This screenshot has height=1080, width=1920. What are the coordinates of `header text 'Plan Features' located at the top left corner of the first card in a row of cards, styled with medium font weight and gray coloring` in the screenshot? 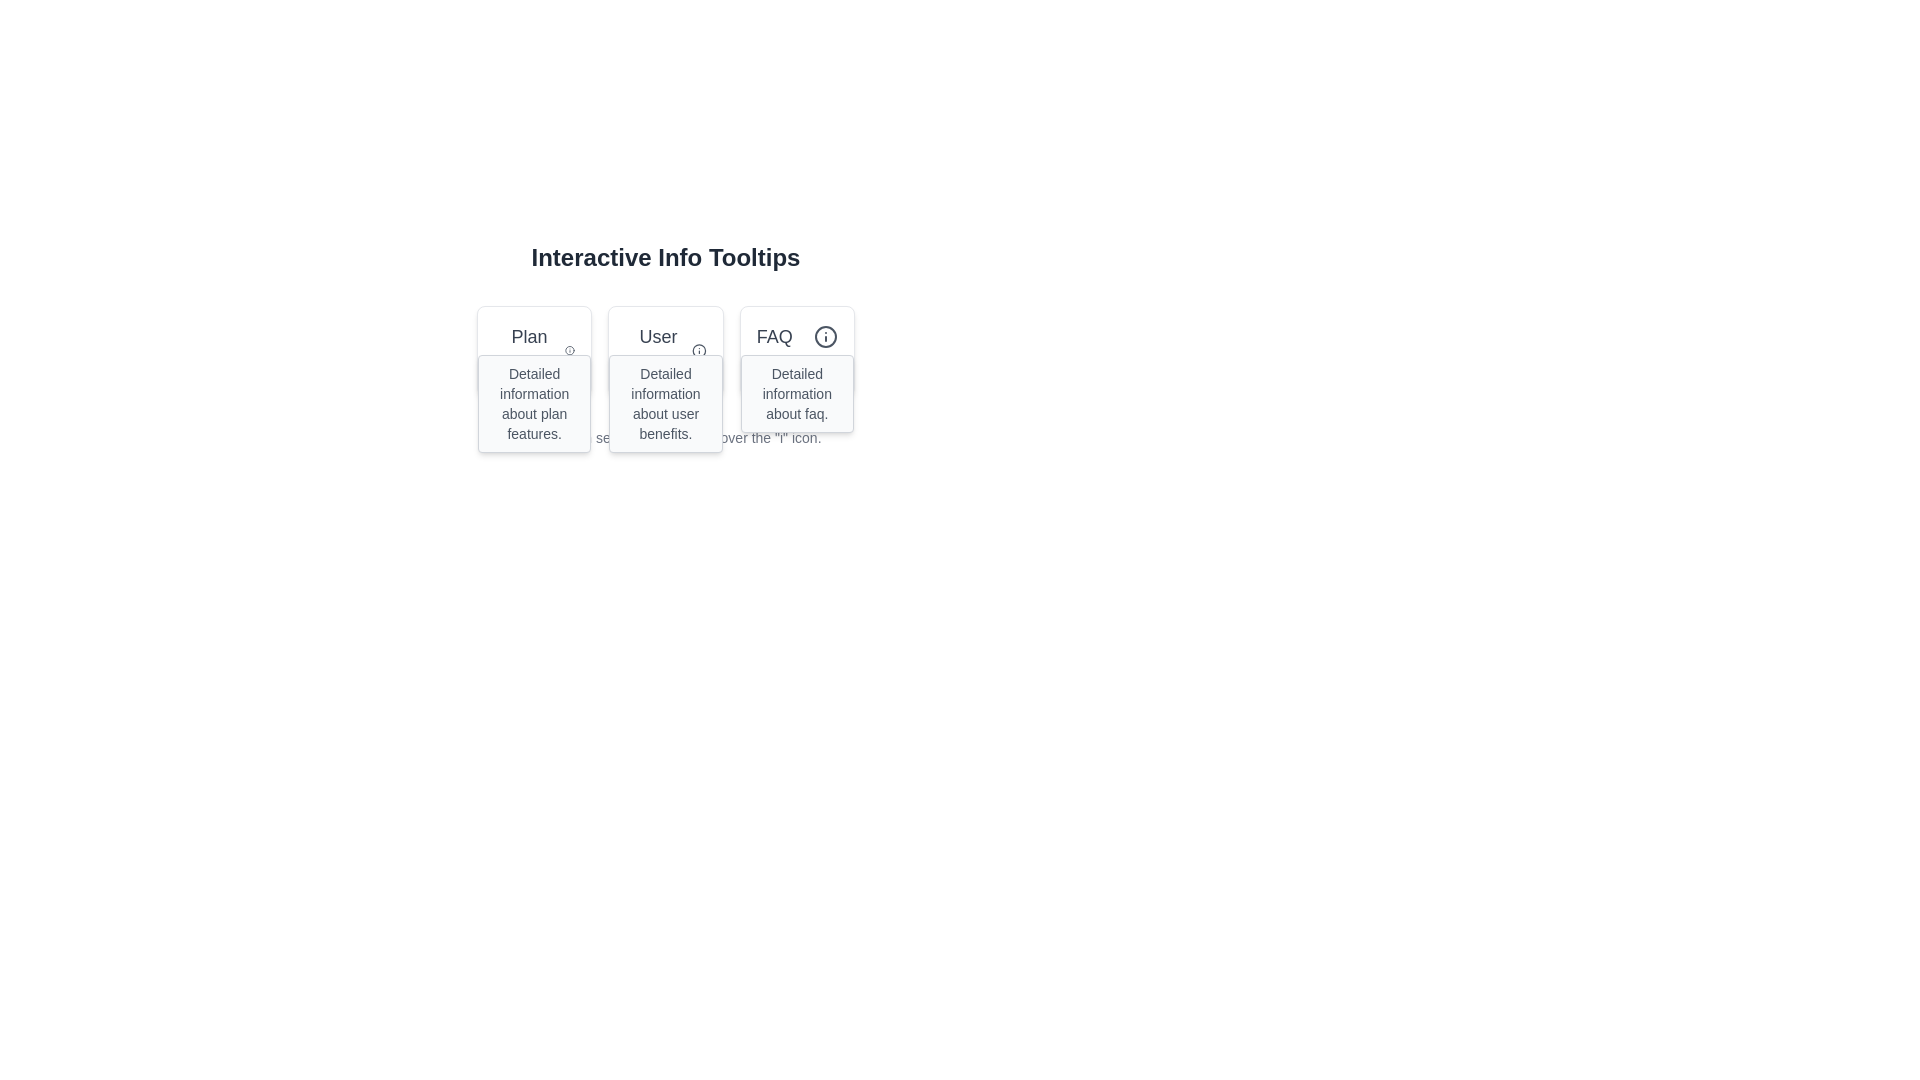 It's located at (534, 350).